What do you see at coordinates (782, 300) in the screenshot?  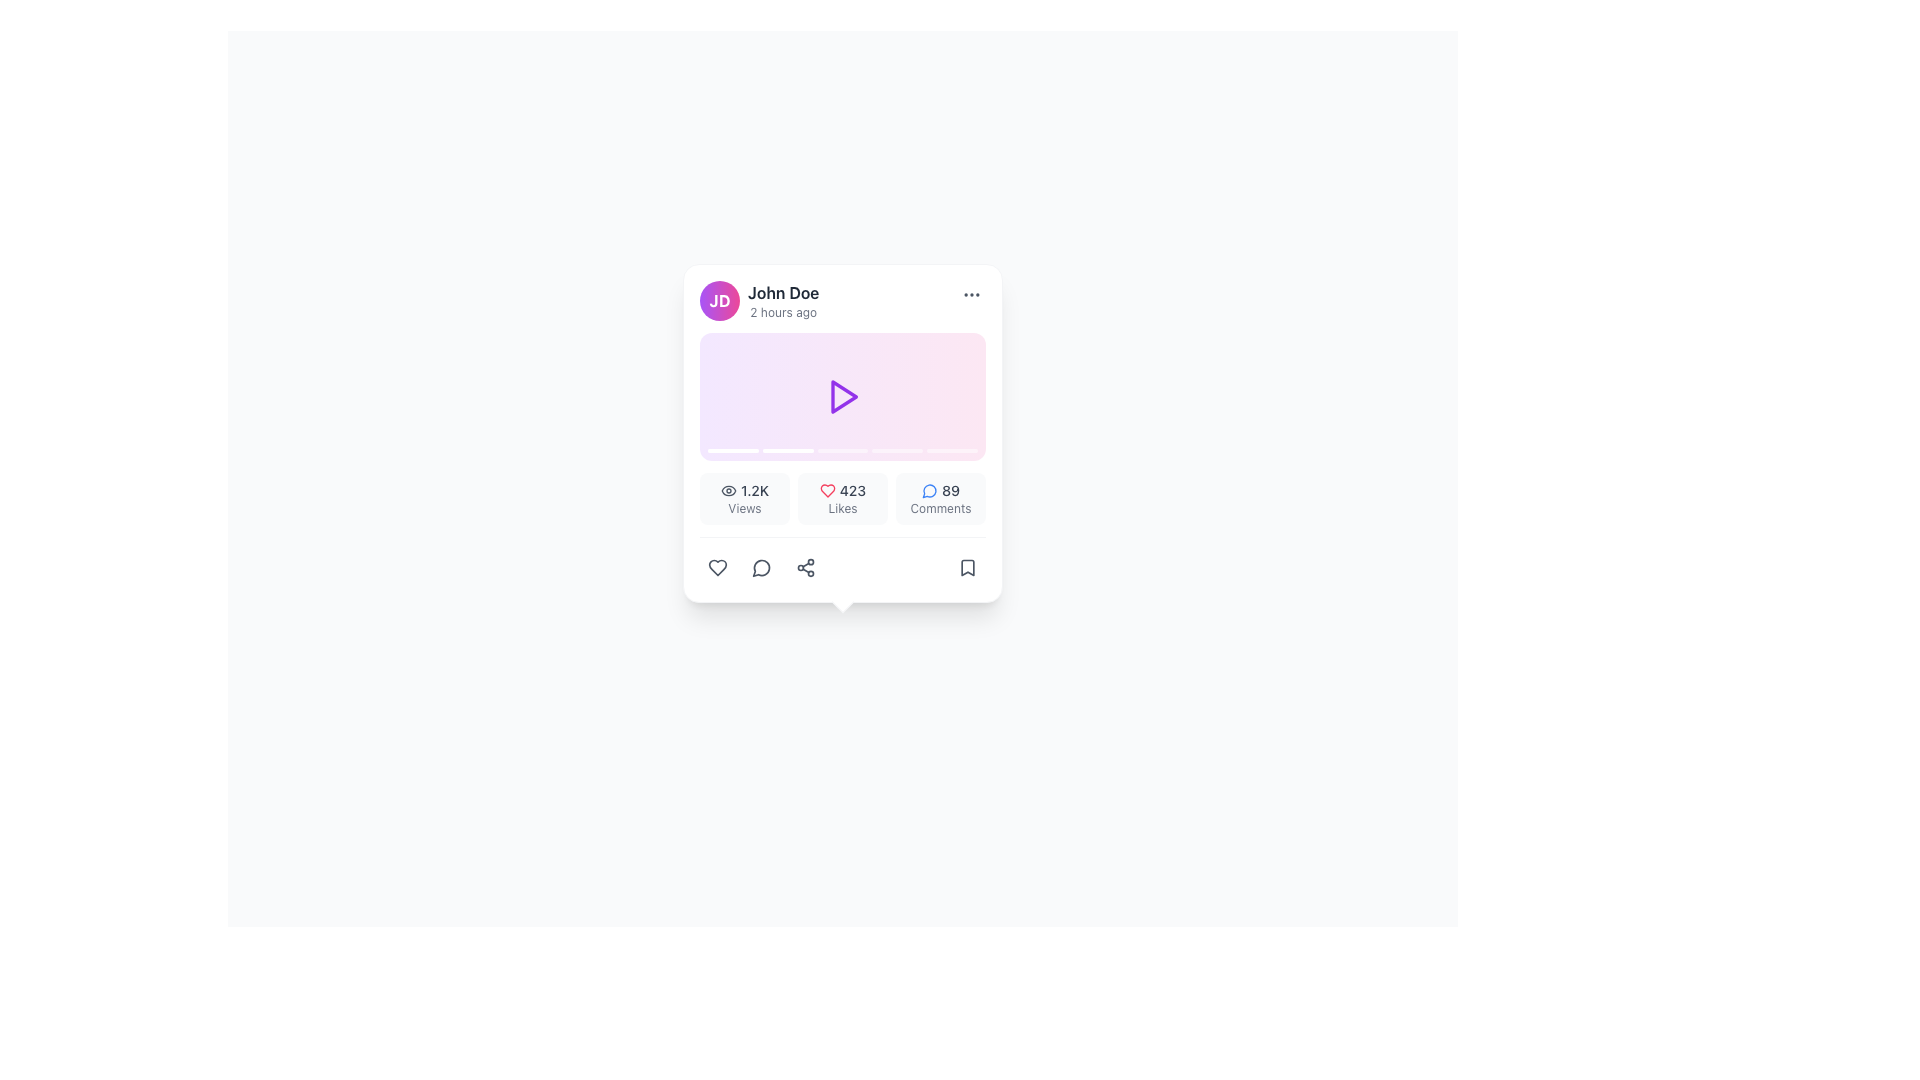 I see `the text block displaying the author's username 'John Doe' and the timestamp '2 hours ago', located beneath the circular avatar labeled 'JD'` at bounding box center [782, 300].